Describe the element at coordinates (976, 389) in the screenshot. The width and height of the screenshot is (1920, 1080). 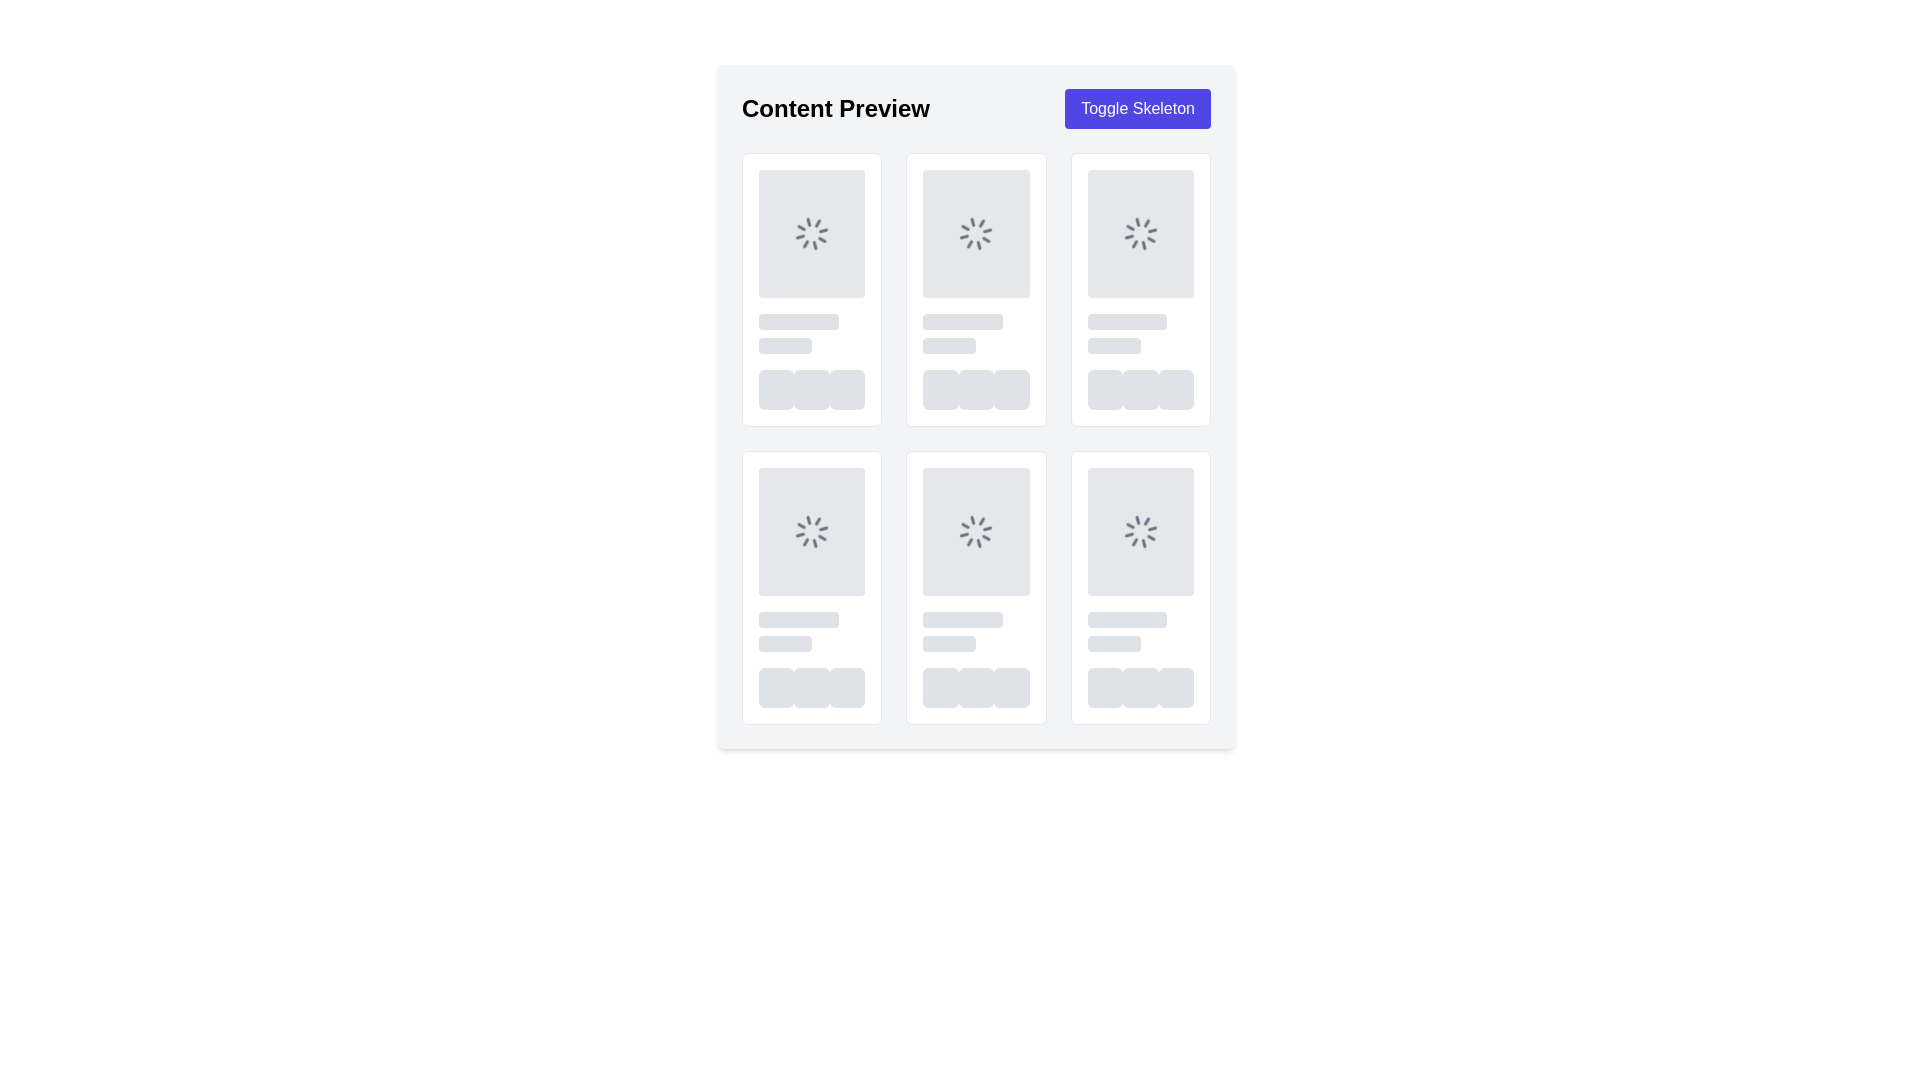
I see `the UI placeholder group located at the bottom of the second column from the left, which represents controls or actions associated with its card-like layout` at that location.